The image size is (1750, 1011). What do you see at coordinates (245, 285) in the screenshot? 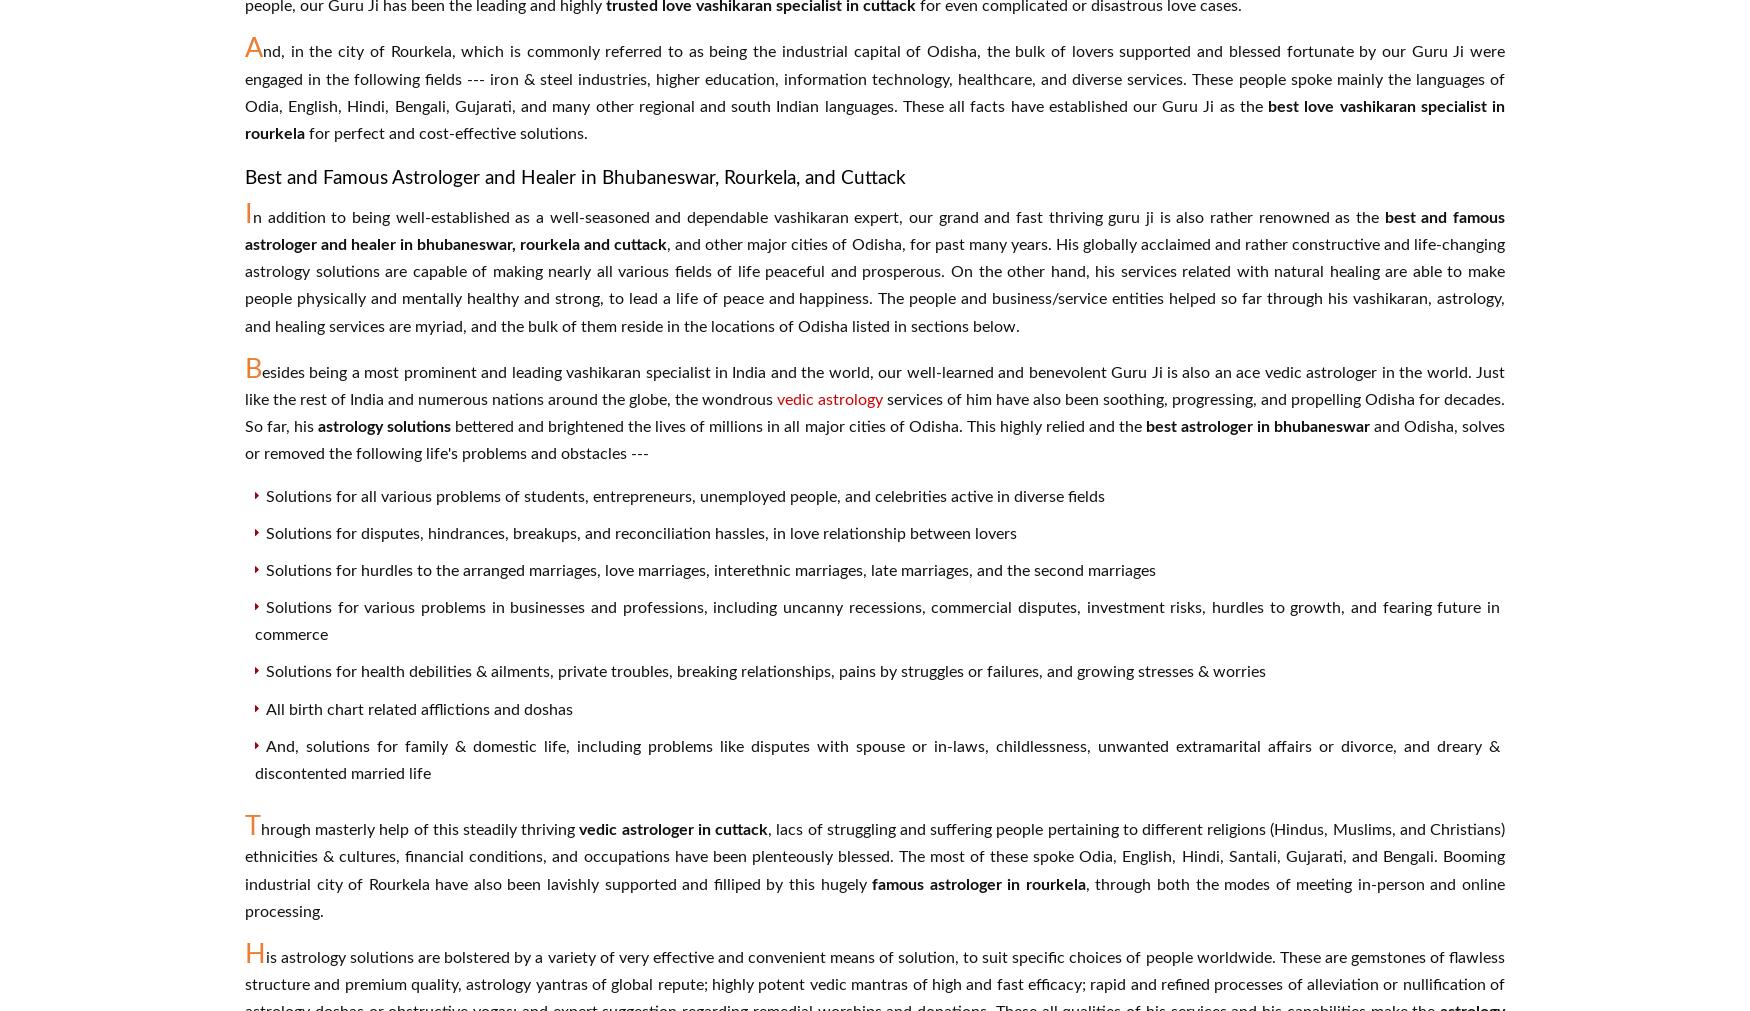
I see `', and other major cities of Odisha, for past many years. His globally acclaimed and rather constructive and life-changing astrology solutions are capable of making nearly all various fields of life peaceful and prosperous. On the other hand, his services related with natural healing are able to make people physically and mentally healthy and strong, to lead a life of peace and happiness. The people and business/service entities helped so far through his vashikaran, astrology, and healing services are myriad, and the bulk of them reside in the locations of Odisha listed in sections below.'` at bounding box center [245, 285].